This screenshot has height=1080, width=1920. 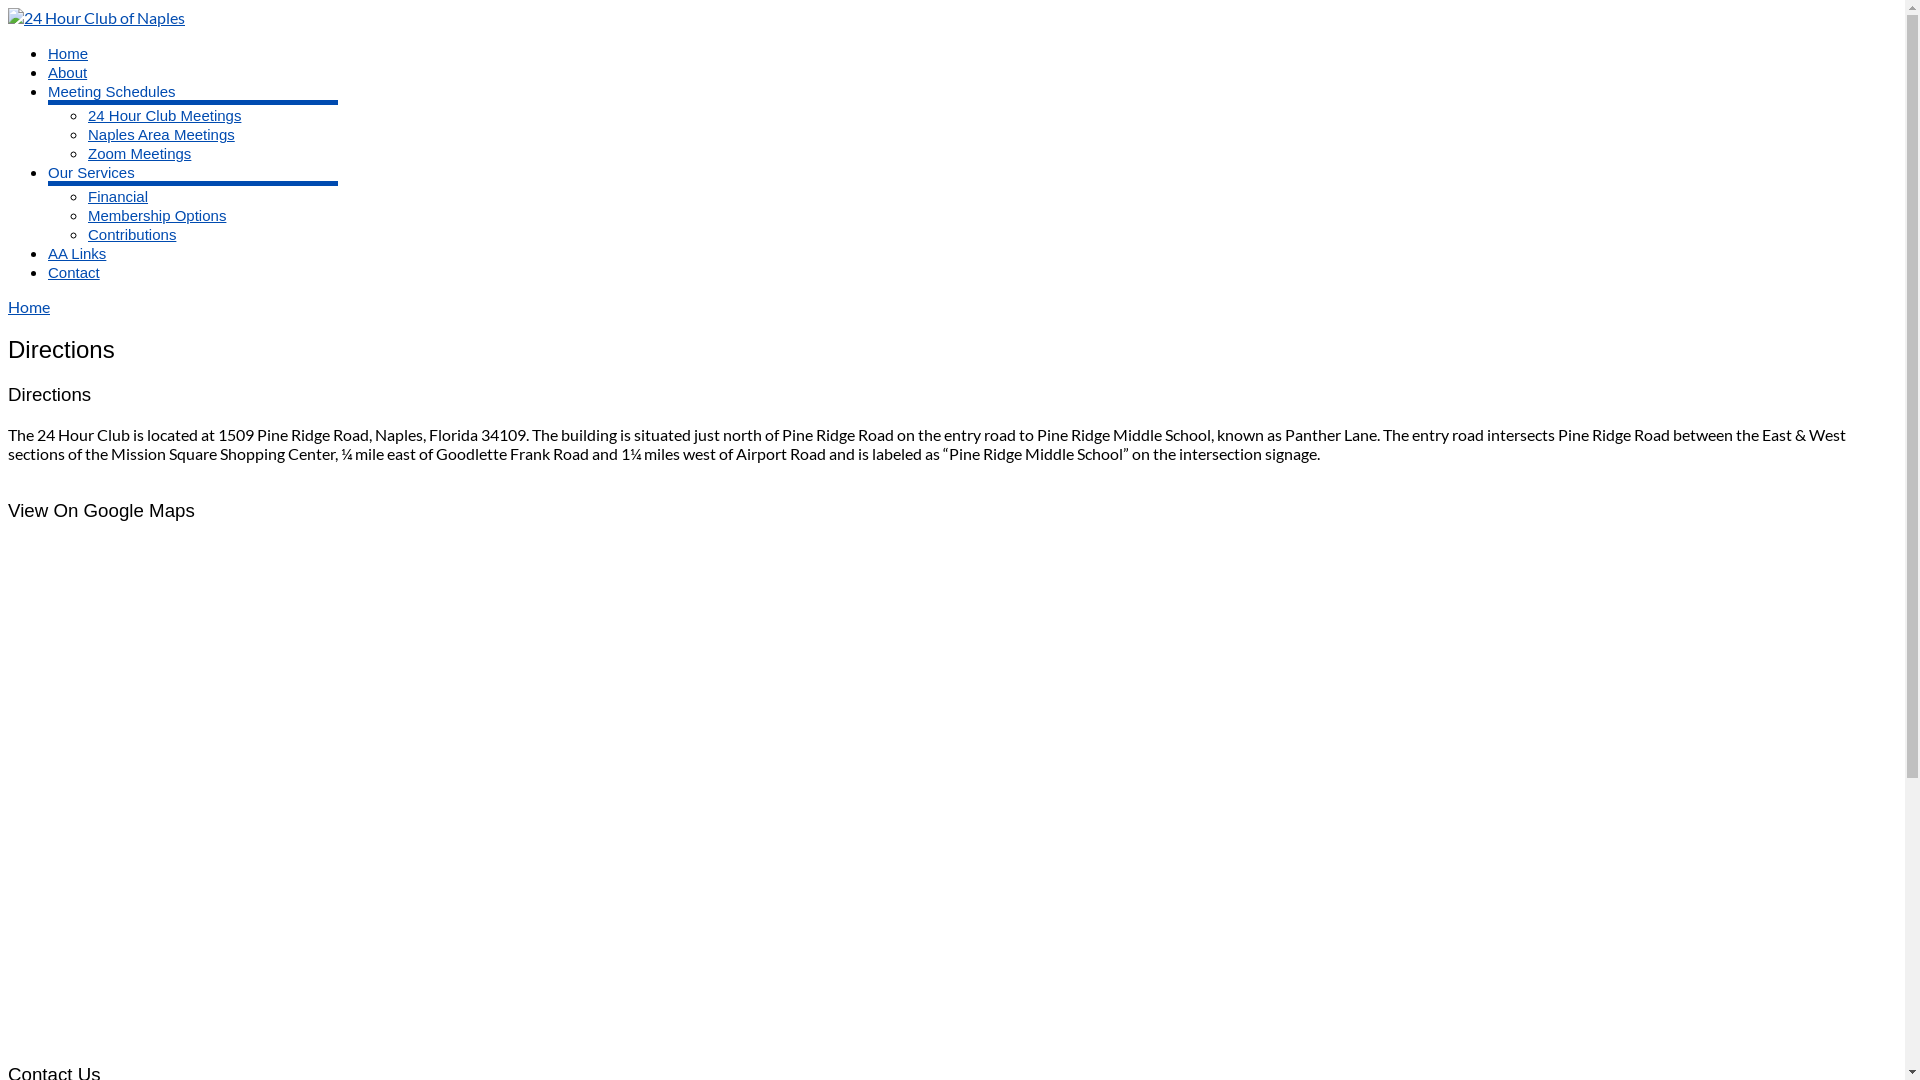 I want to click on 'Naples Area Meetings', so click(x=161, y=134).